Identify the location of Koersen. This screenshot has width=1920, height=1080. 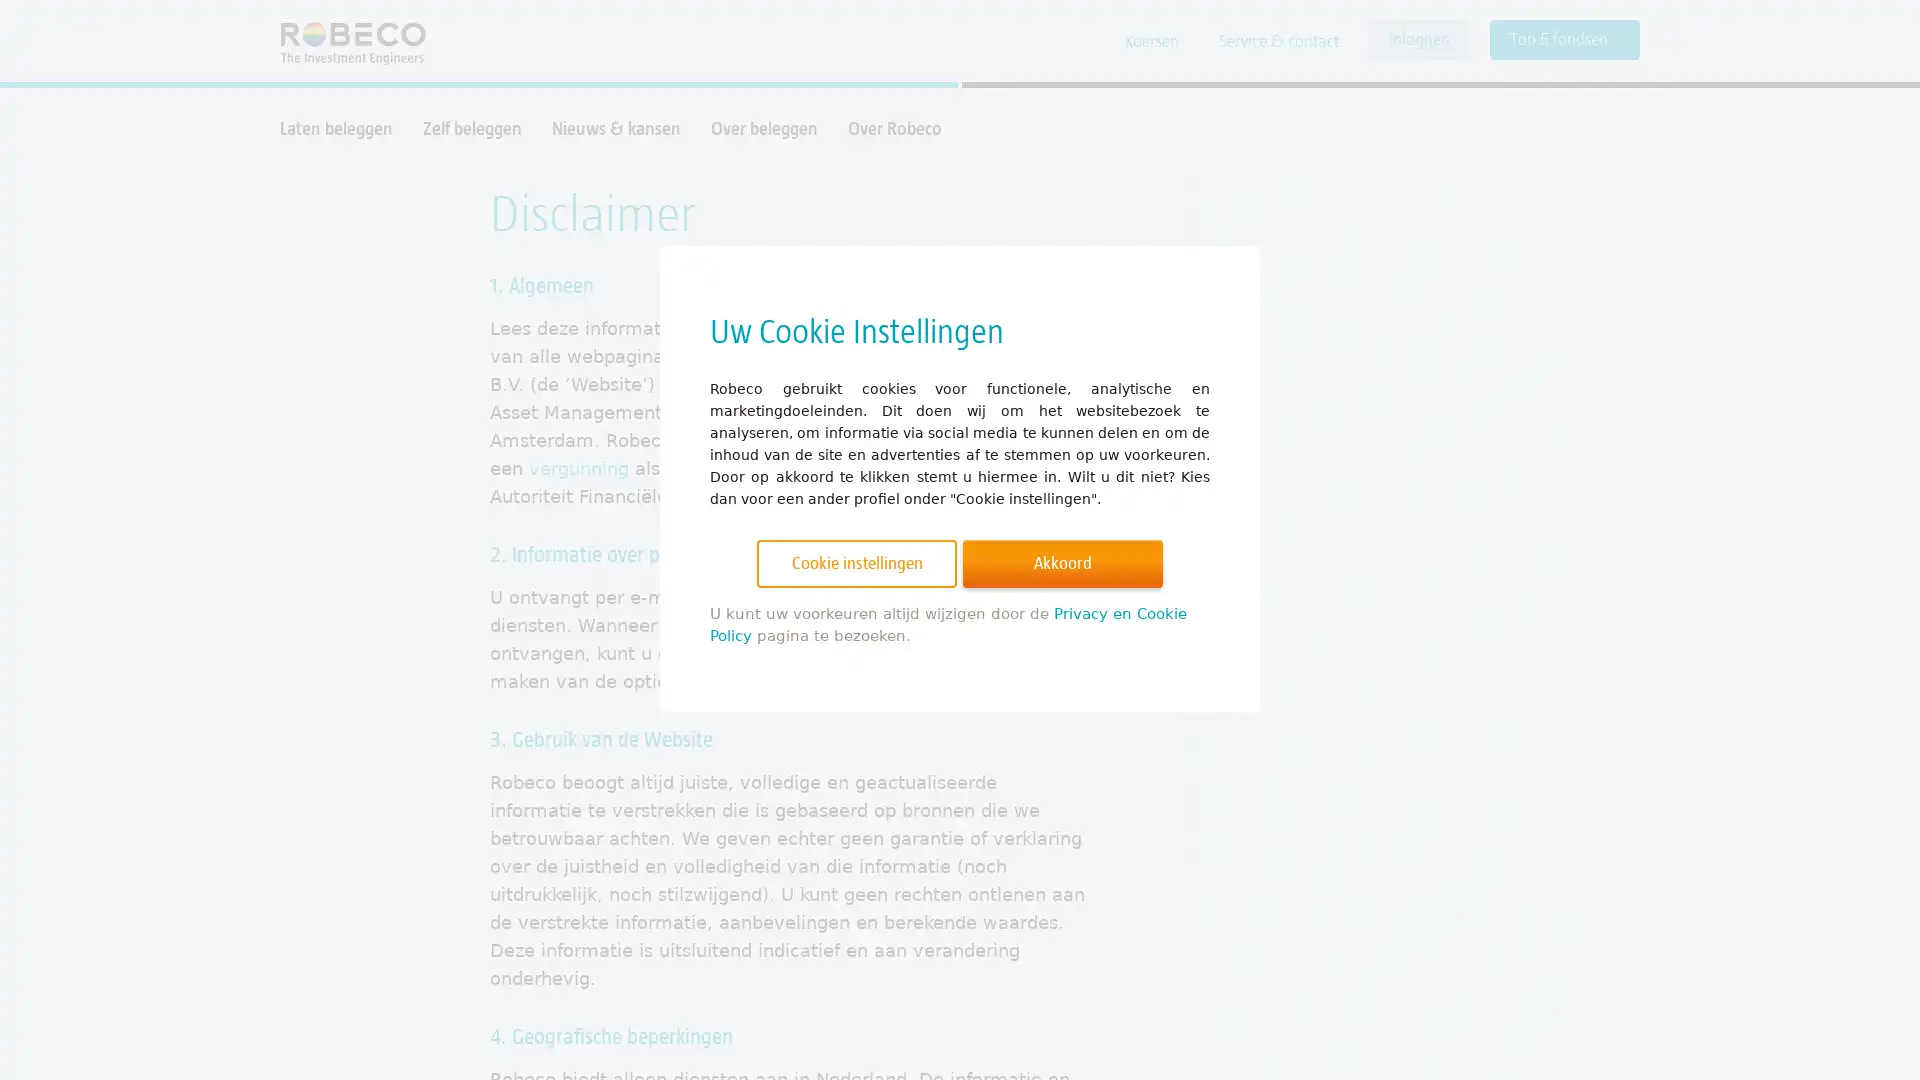
(1152, 42).